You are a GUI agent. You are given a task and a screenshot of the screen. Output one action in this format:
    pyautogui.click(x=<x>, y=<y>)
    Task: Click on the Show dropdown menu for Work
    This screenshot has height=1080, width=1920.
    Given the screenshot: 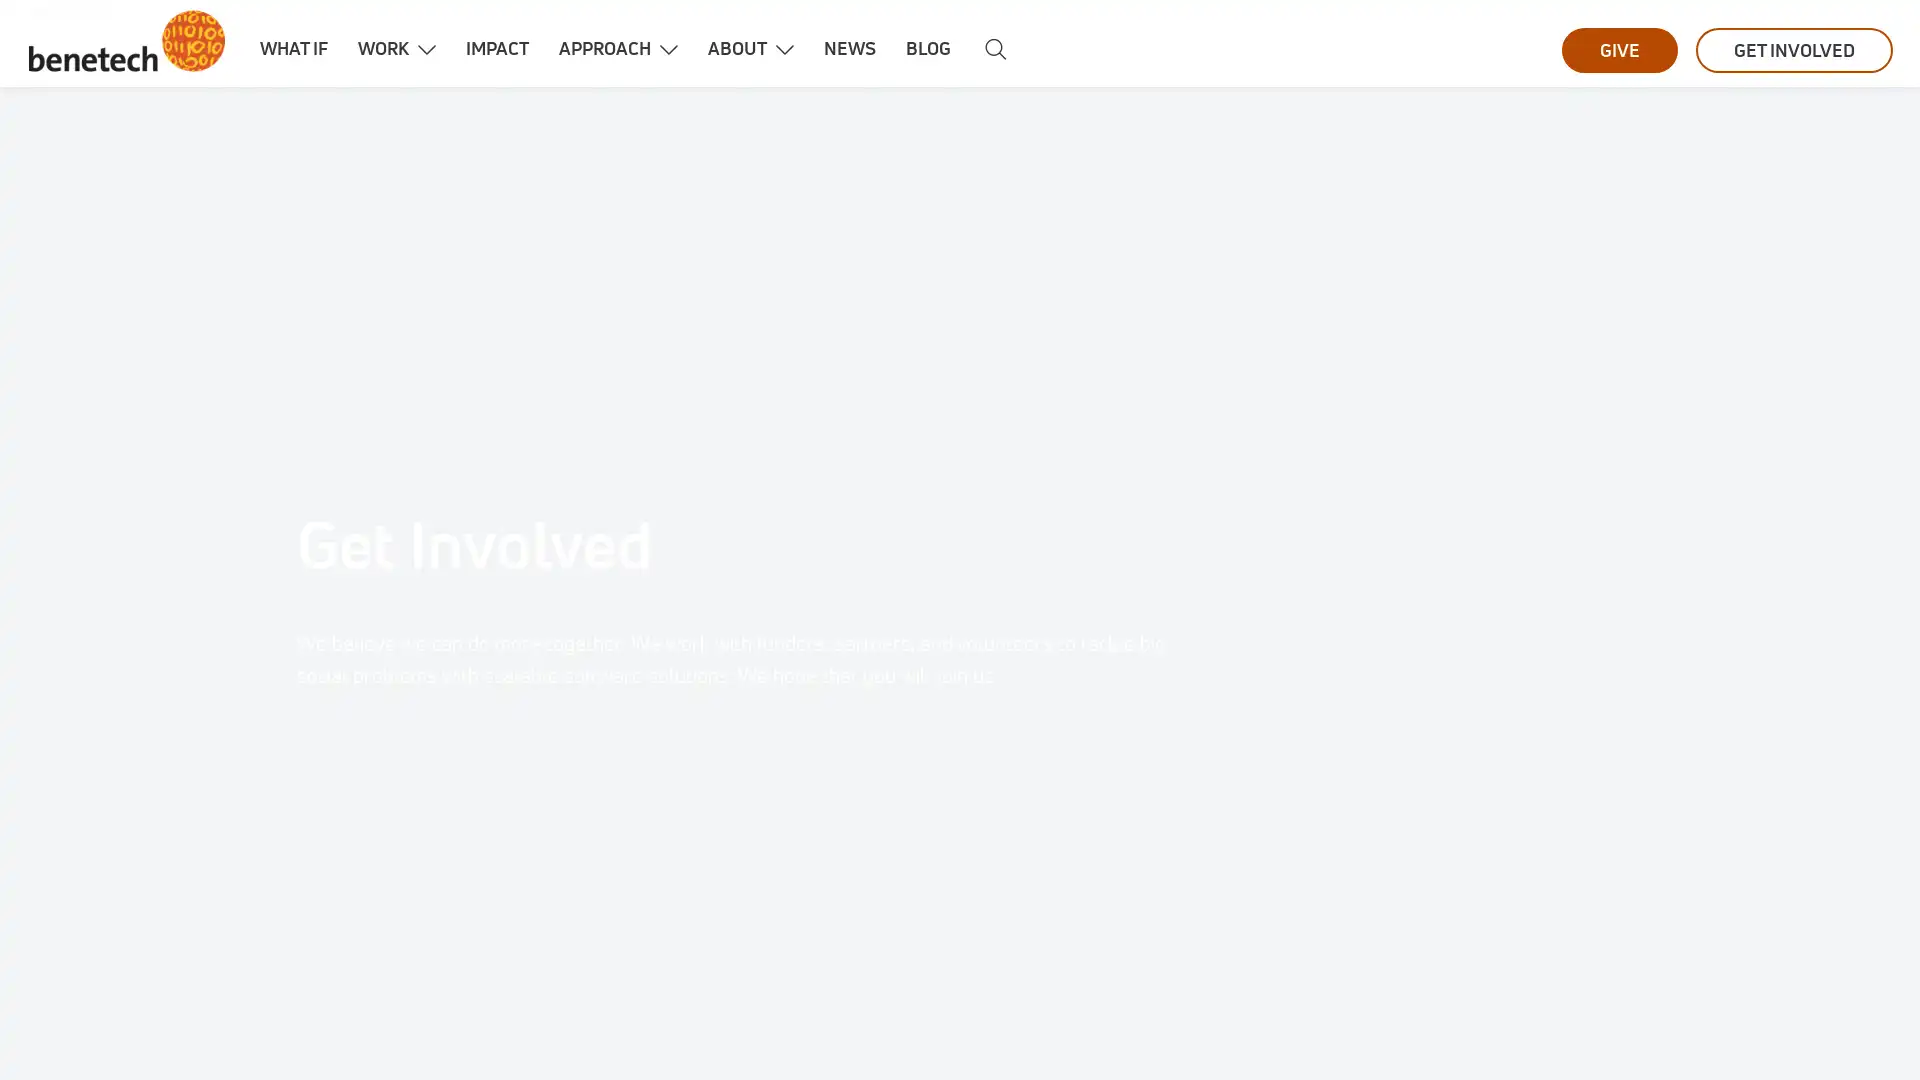 What is the action you would take?
    pyautogui.click(x=426, y=49)
    